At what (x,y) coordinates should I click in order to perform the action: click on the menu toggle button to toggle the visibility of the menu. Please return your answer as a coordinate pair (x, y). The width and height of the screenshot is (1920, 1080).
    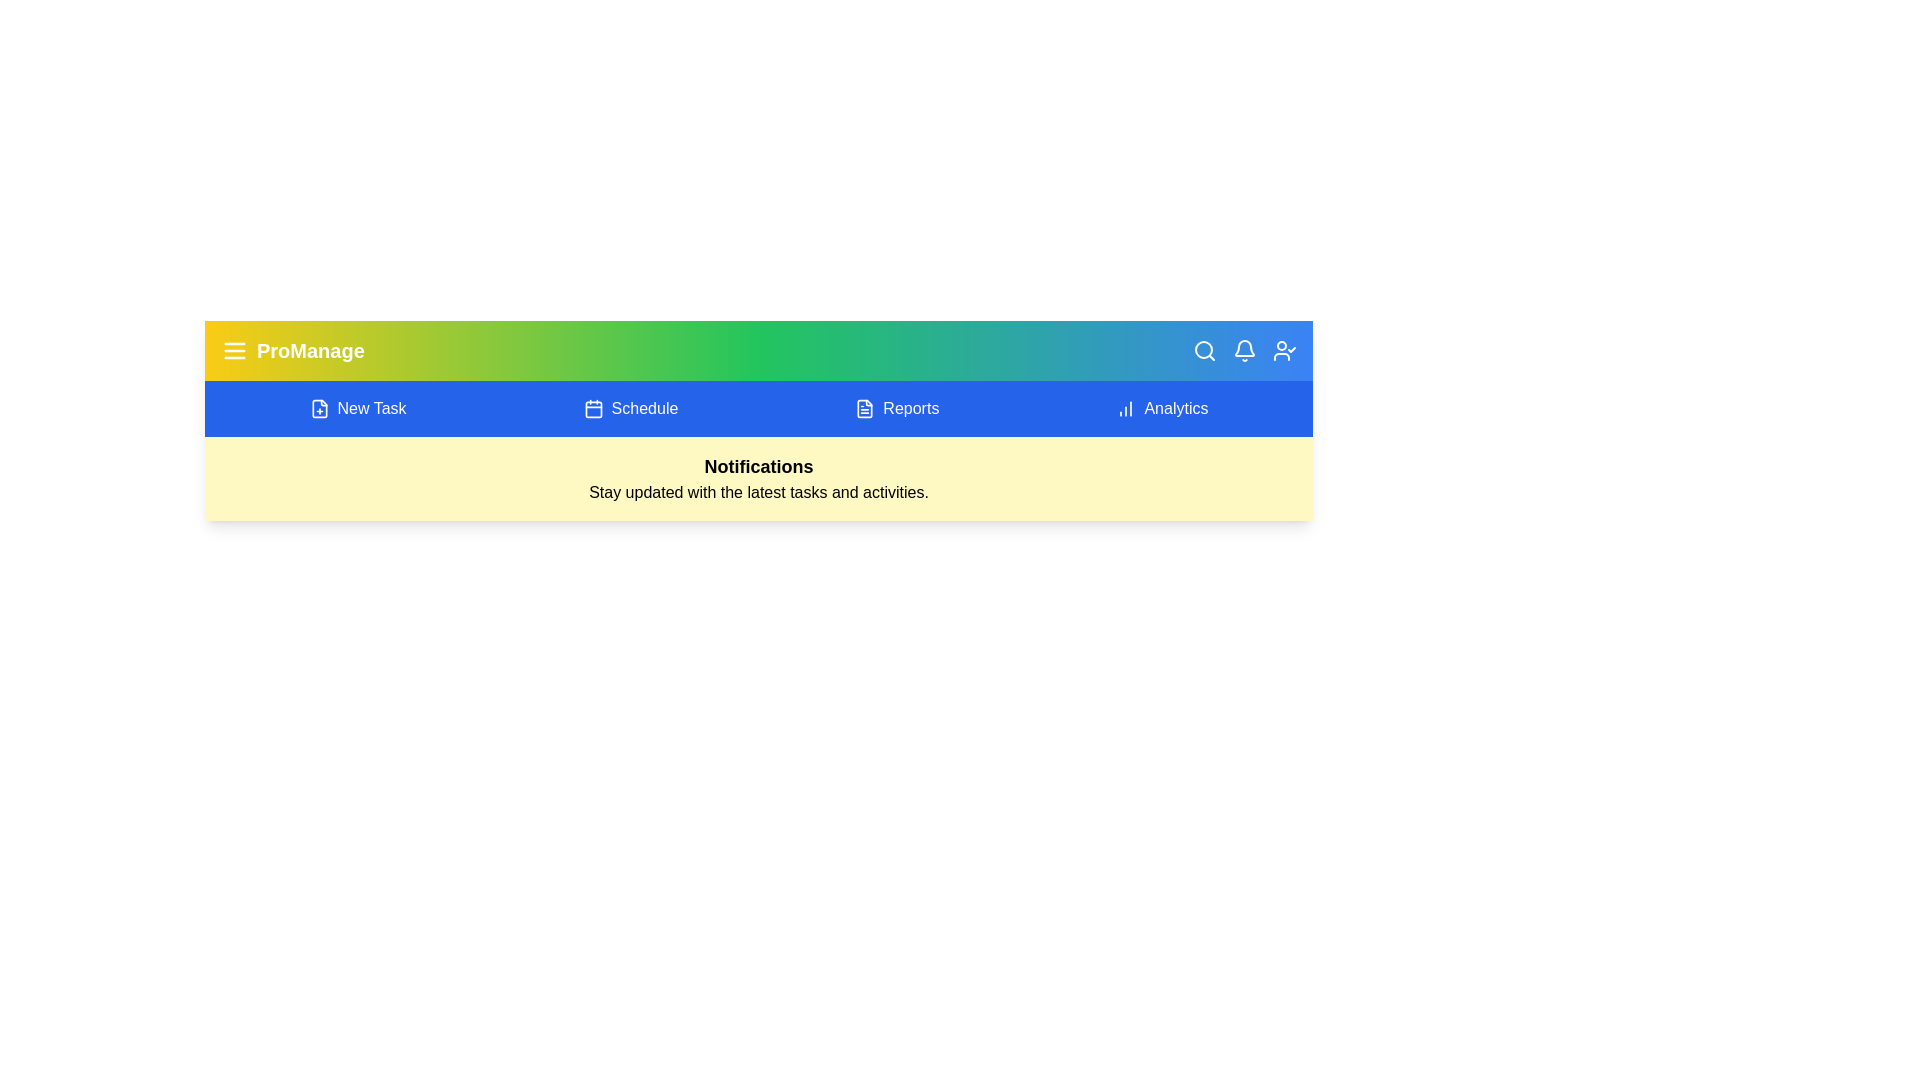
    Looking at the image, I should click on (235, 350).